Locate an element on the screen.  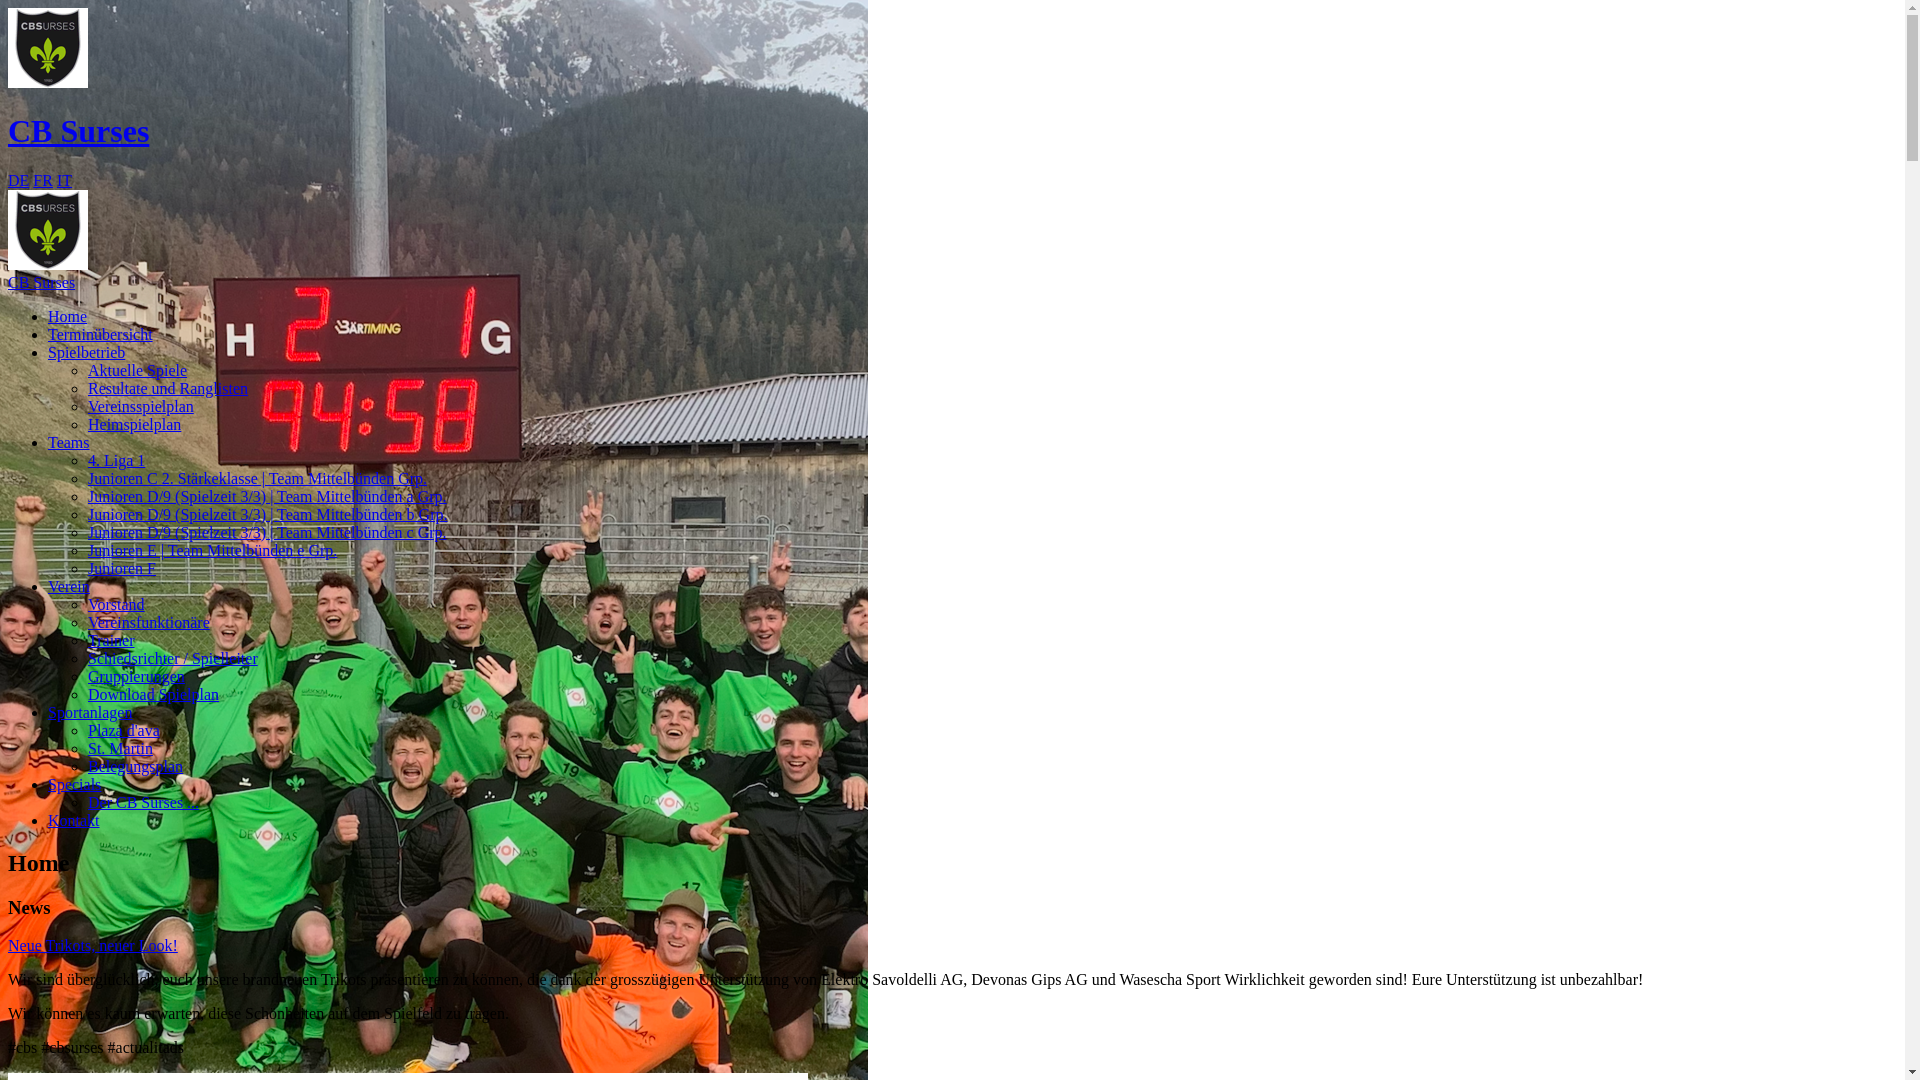
'Gruppierungen' is located at coordinates (135, 675).